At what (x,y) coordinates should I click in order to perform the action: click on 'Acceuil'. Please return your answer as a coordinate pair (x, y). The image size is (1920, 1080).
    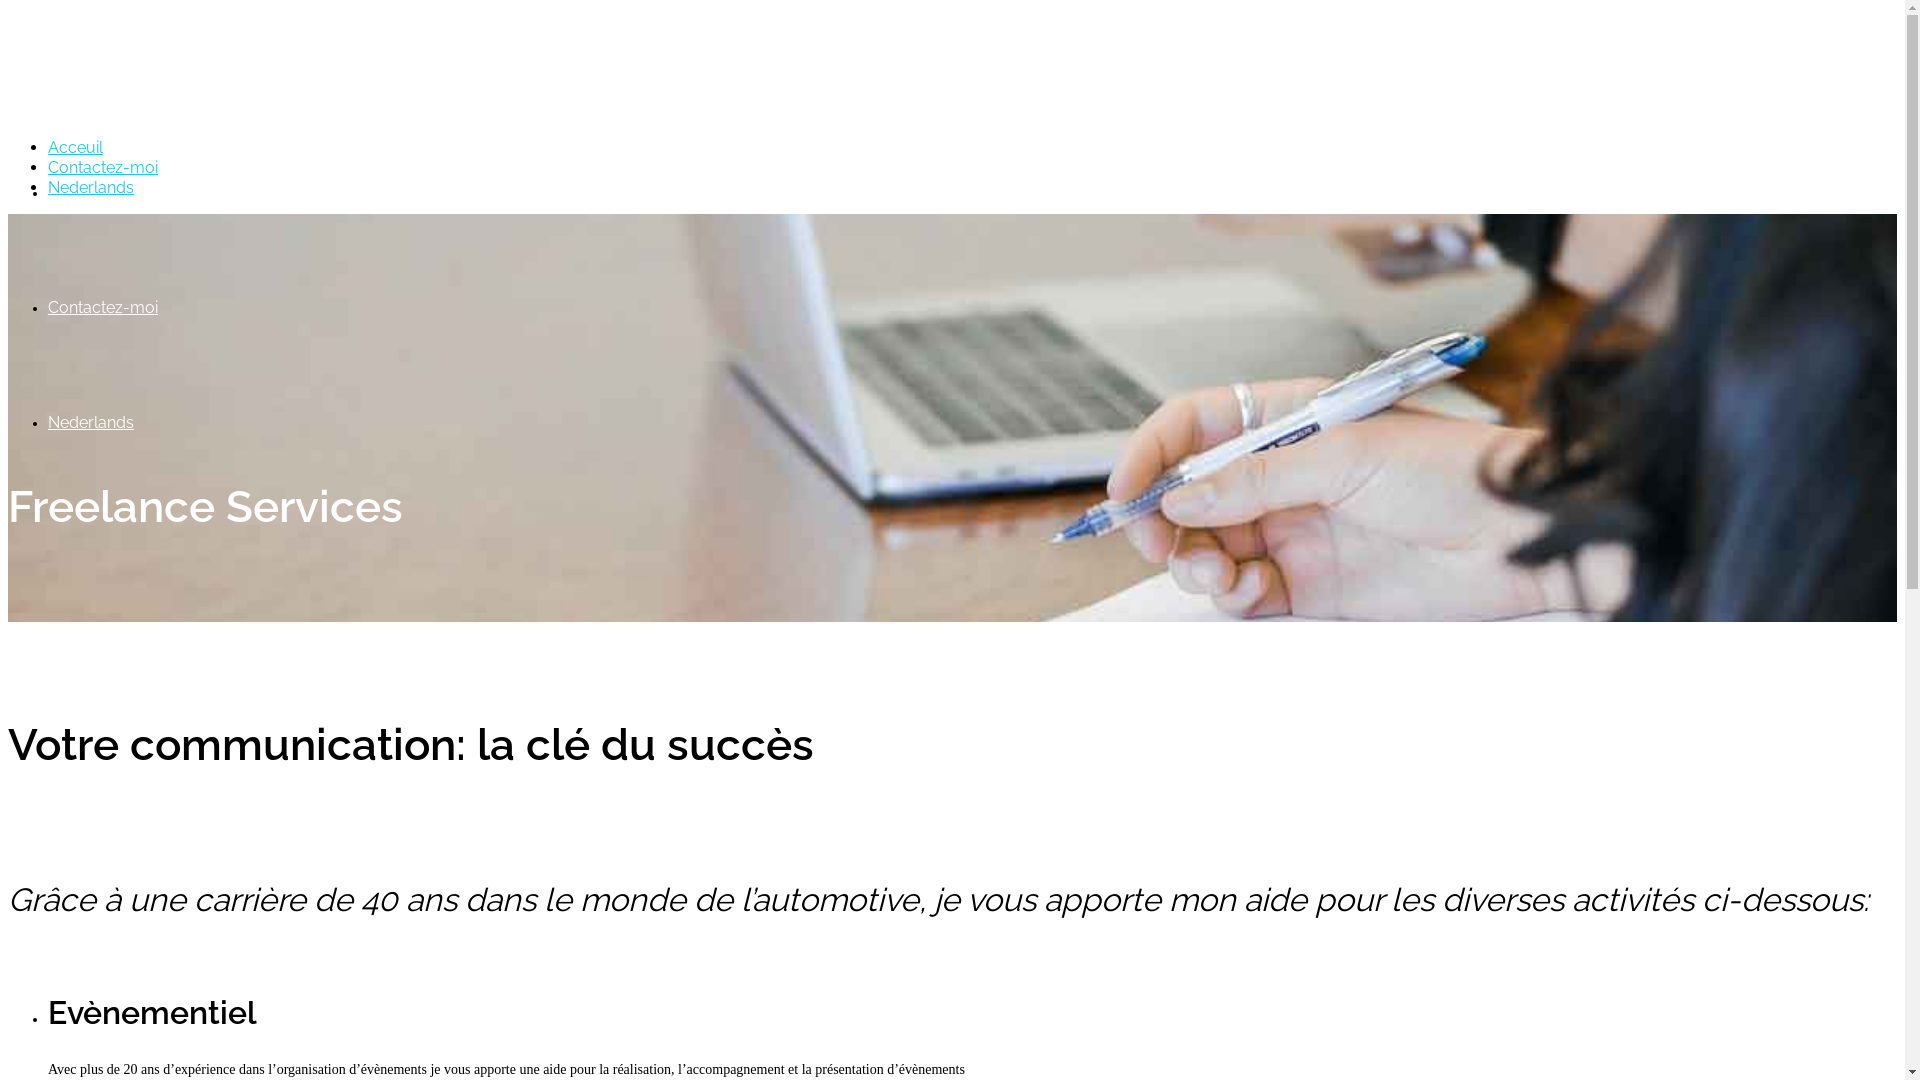
    Looking at the image, I should click on (75, 146).